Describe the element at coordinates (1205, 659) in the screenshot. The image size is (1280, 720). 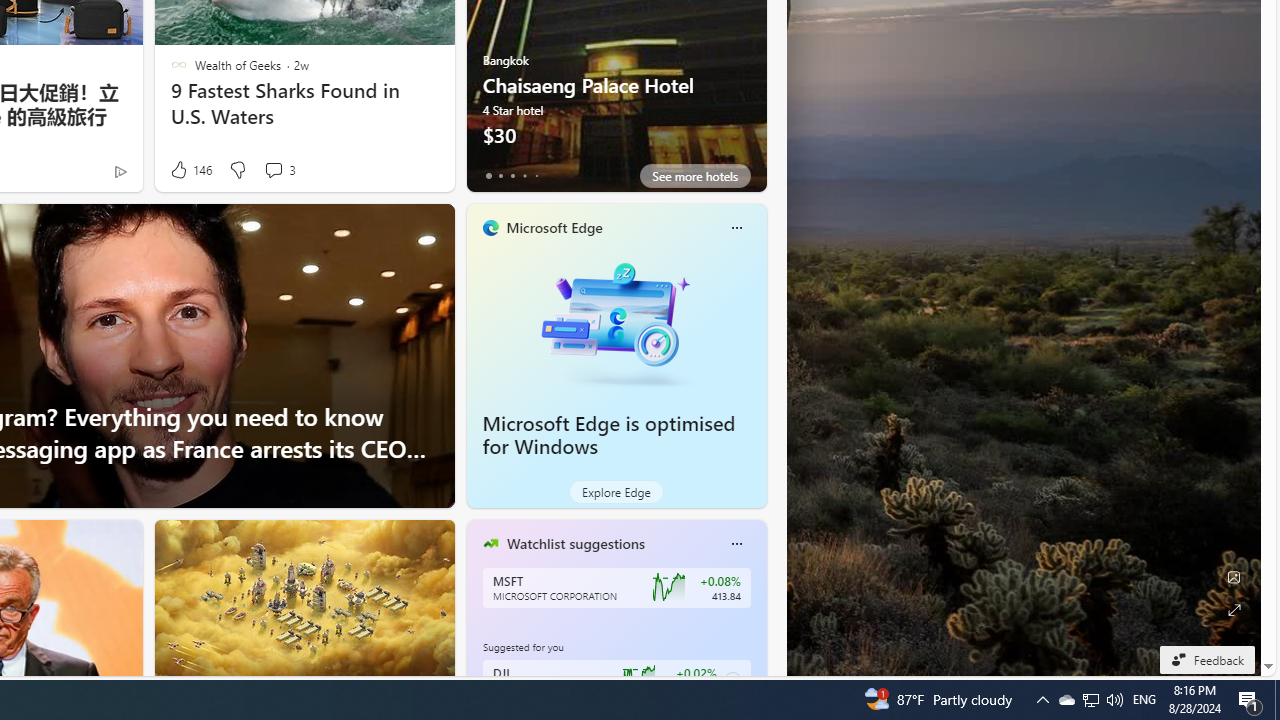
I see `'Feedback'` at that location.